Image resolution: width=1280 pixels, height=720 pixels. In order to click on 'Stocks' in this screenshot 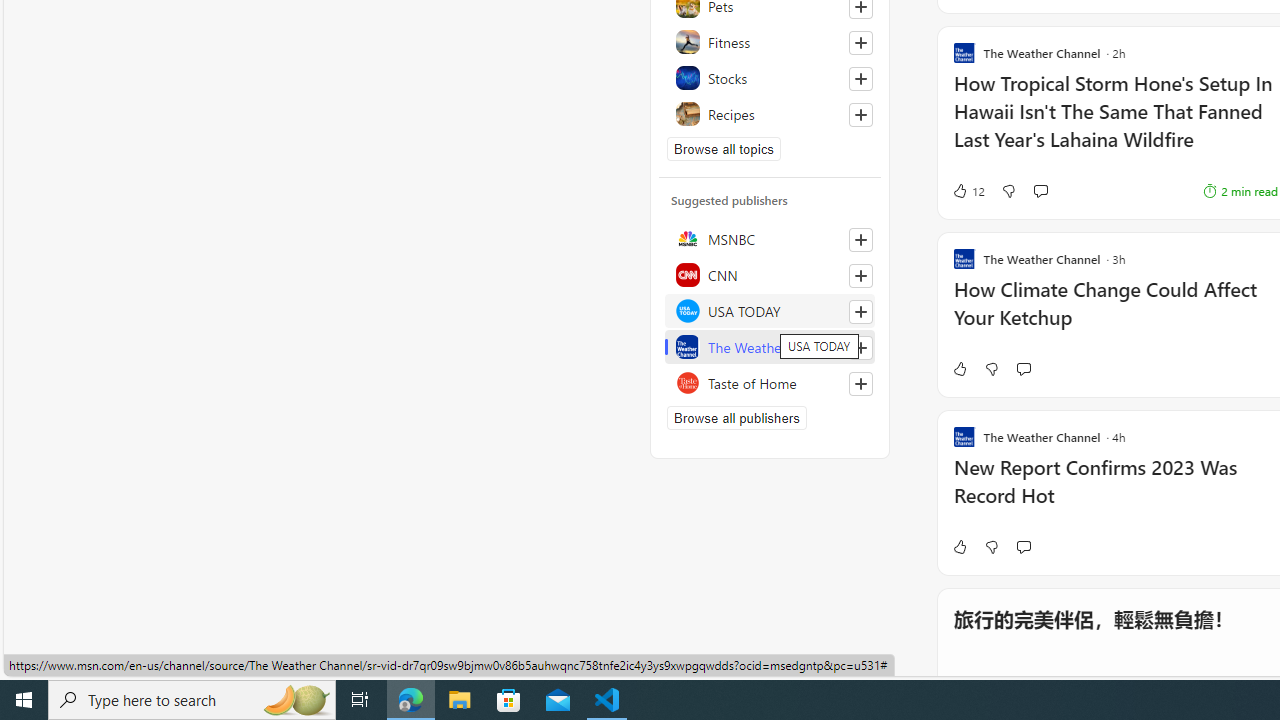, I will do `click(769, 77)`.